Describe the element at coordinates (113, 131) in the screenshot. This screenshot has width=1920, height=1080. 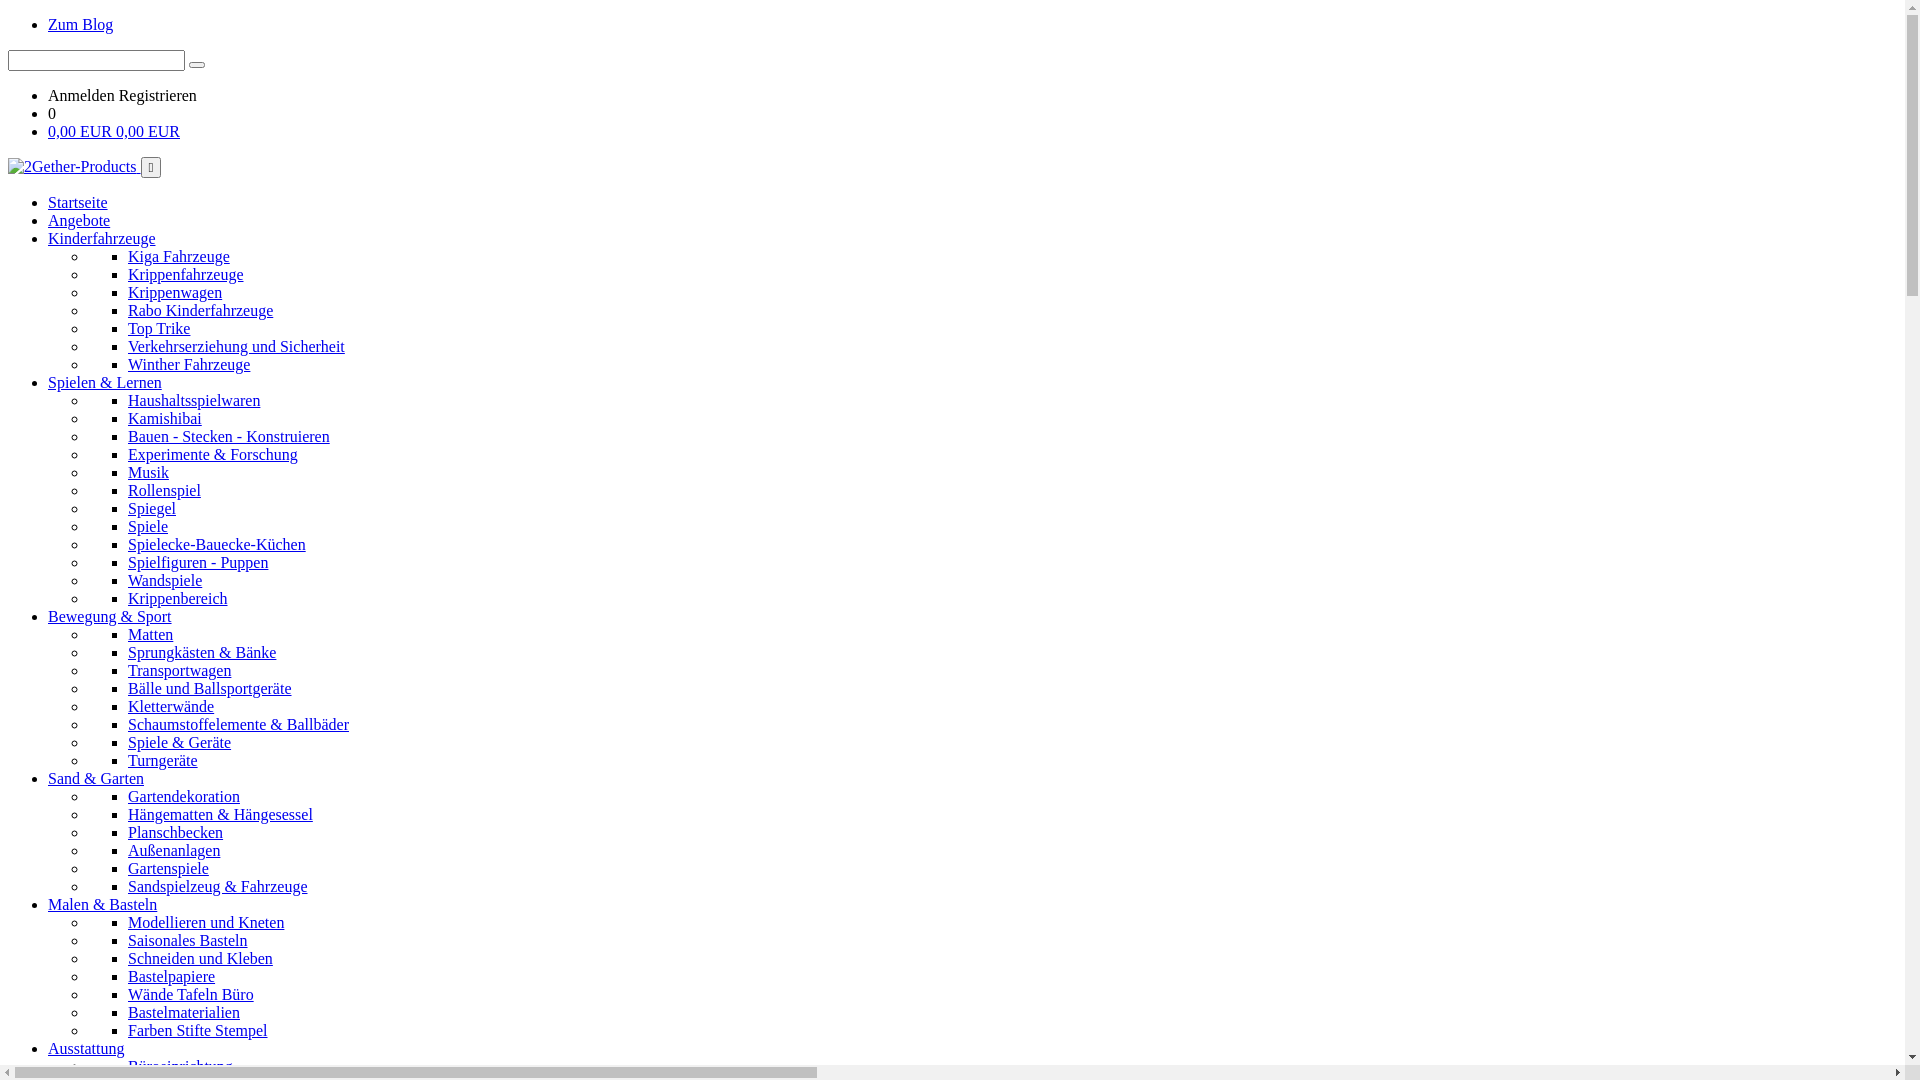
I see `'0,00 EUR 0,00 EUR'` at that location.